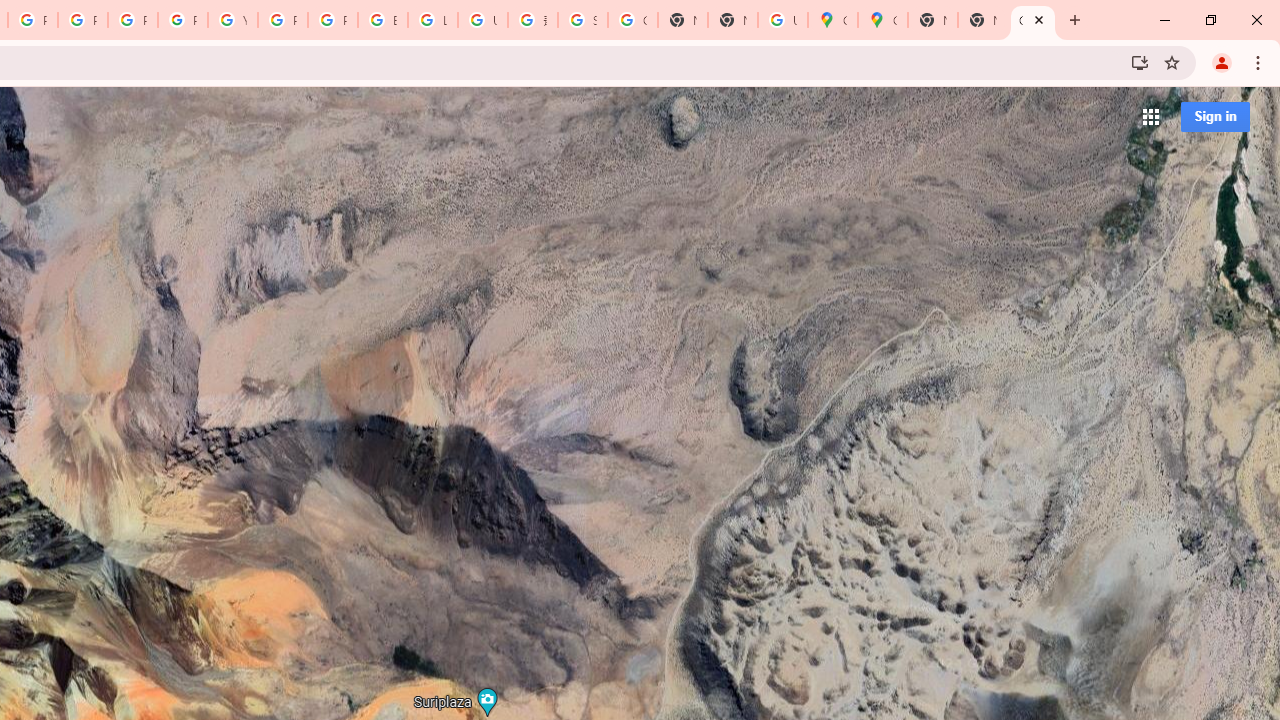 This screenshot has width=1280, height=720. Describe the element at coordinates (232, 20) in the screenshot. I see `'YouTube'` at that location.